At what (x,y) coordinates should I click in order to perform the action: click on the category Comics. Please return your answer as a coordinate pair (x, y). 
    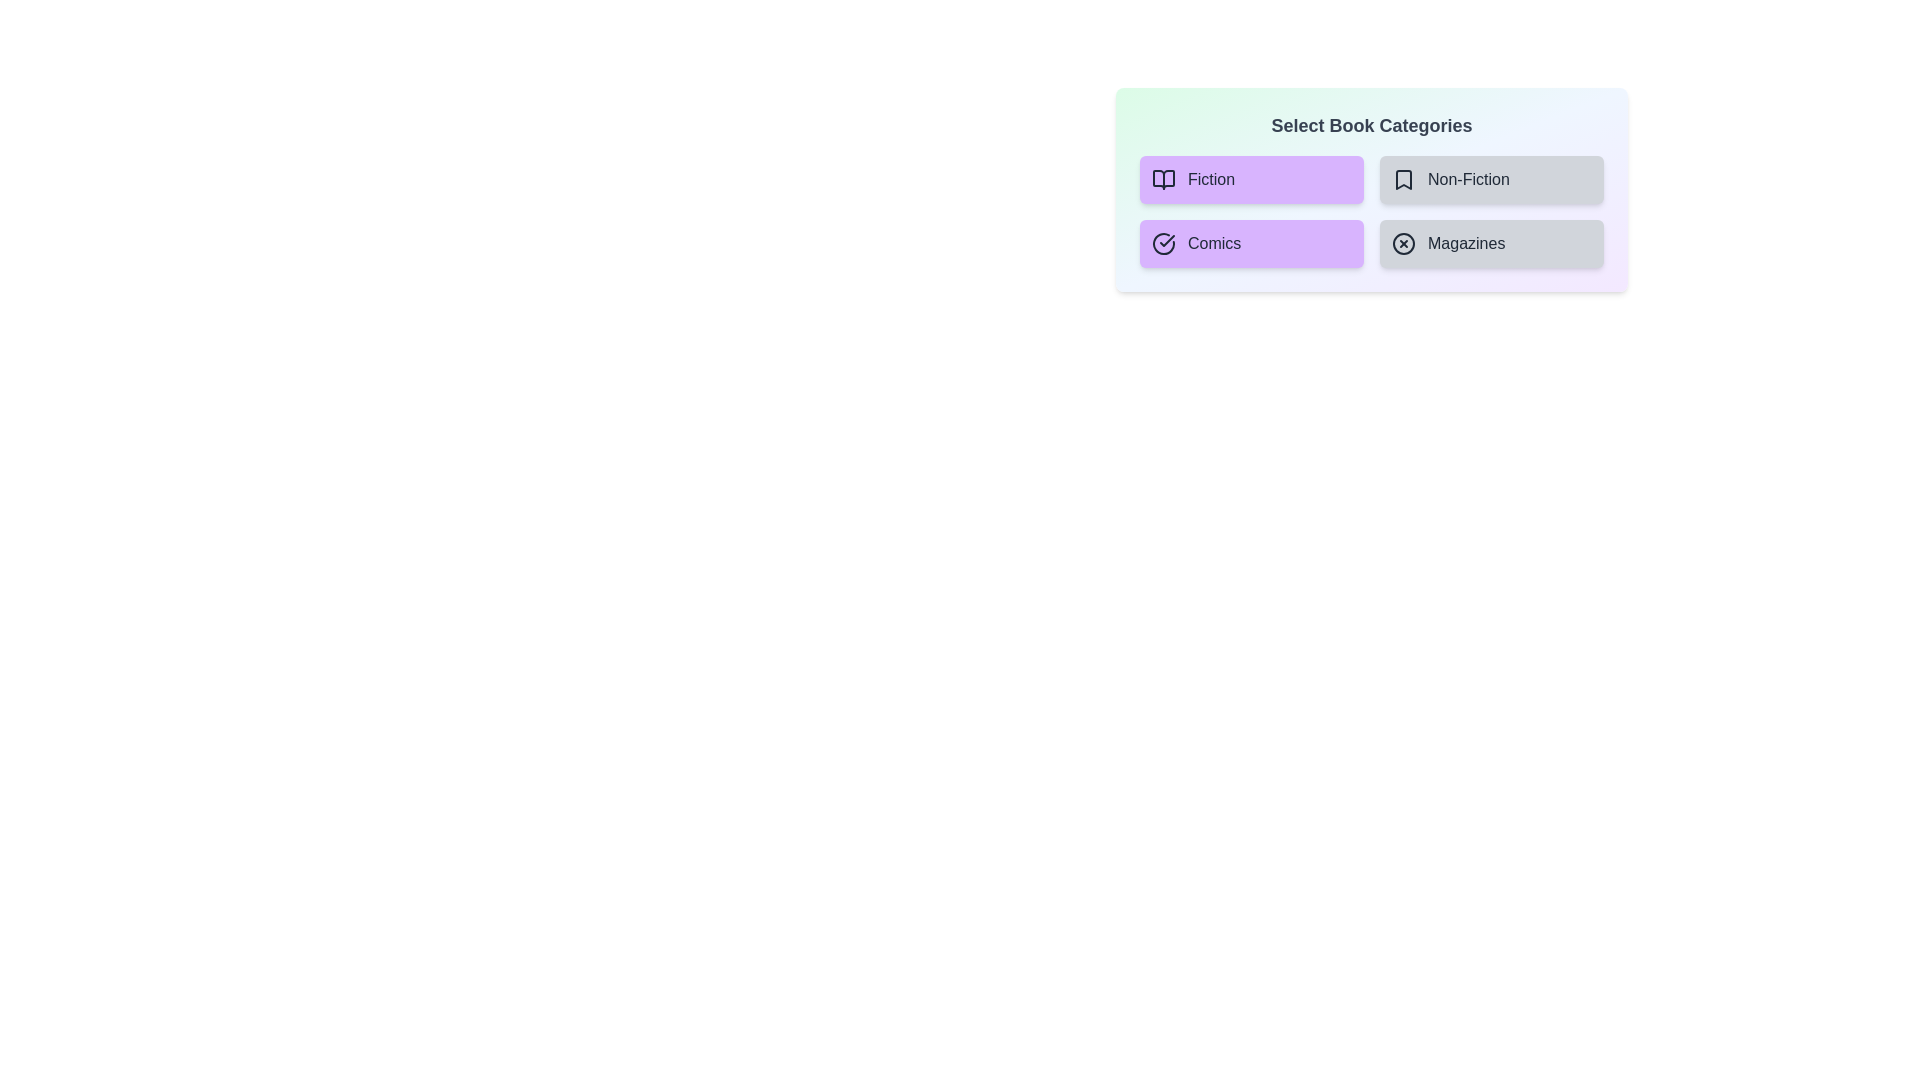
    Looking at the image, I should click on (1251, 242).